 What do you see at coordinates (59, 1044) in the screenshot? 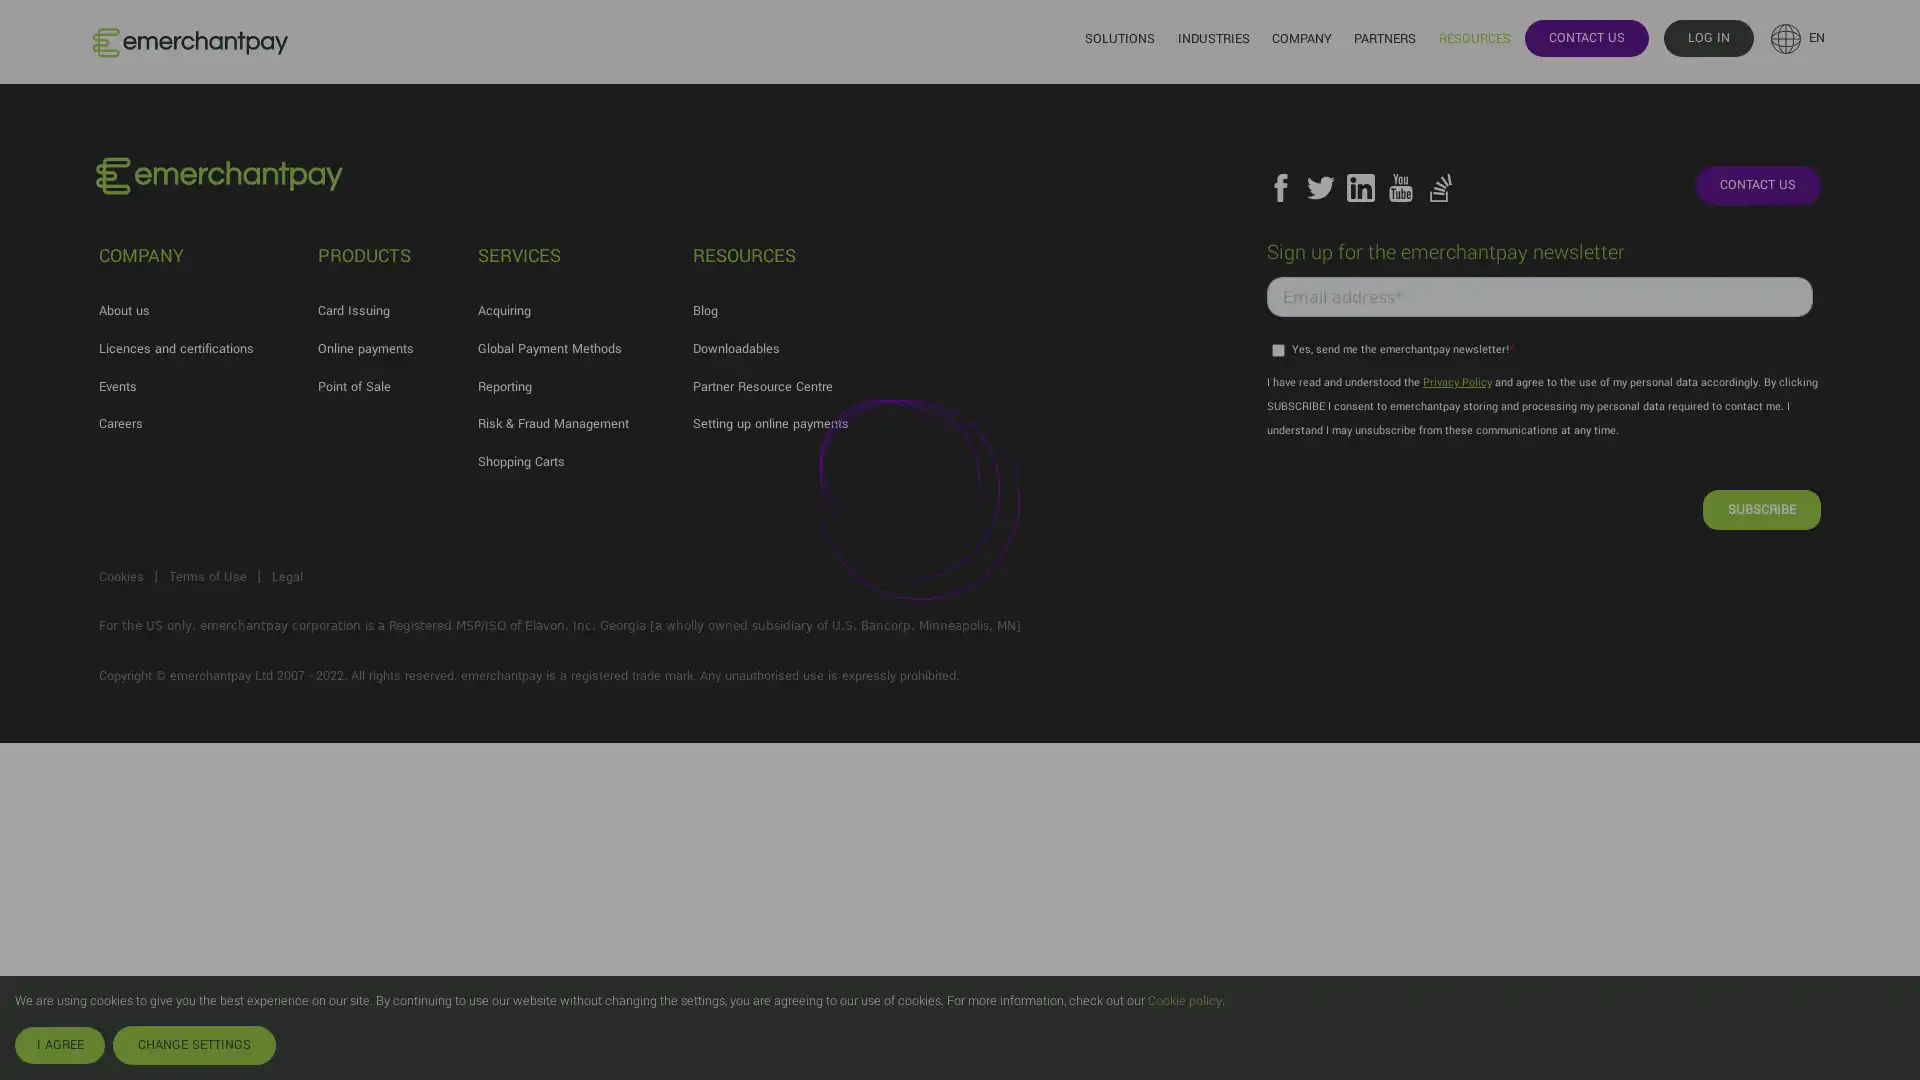
I see `I AGREE` at bounding box center [59, 1044].